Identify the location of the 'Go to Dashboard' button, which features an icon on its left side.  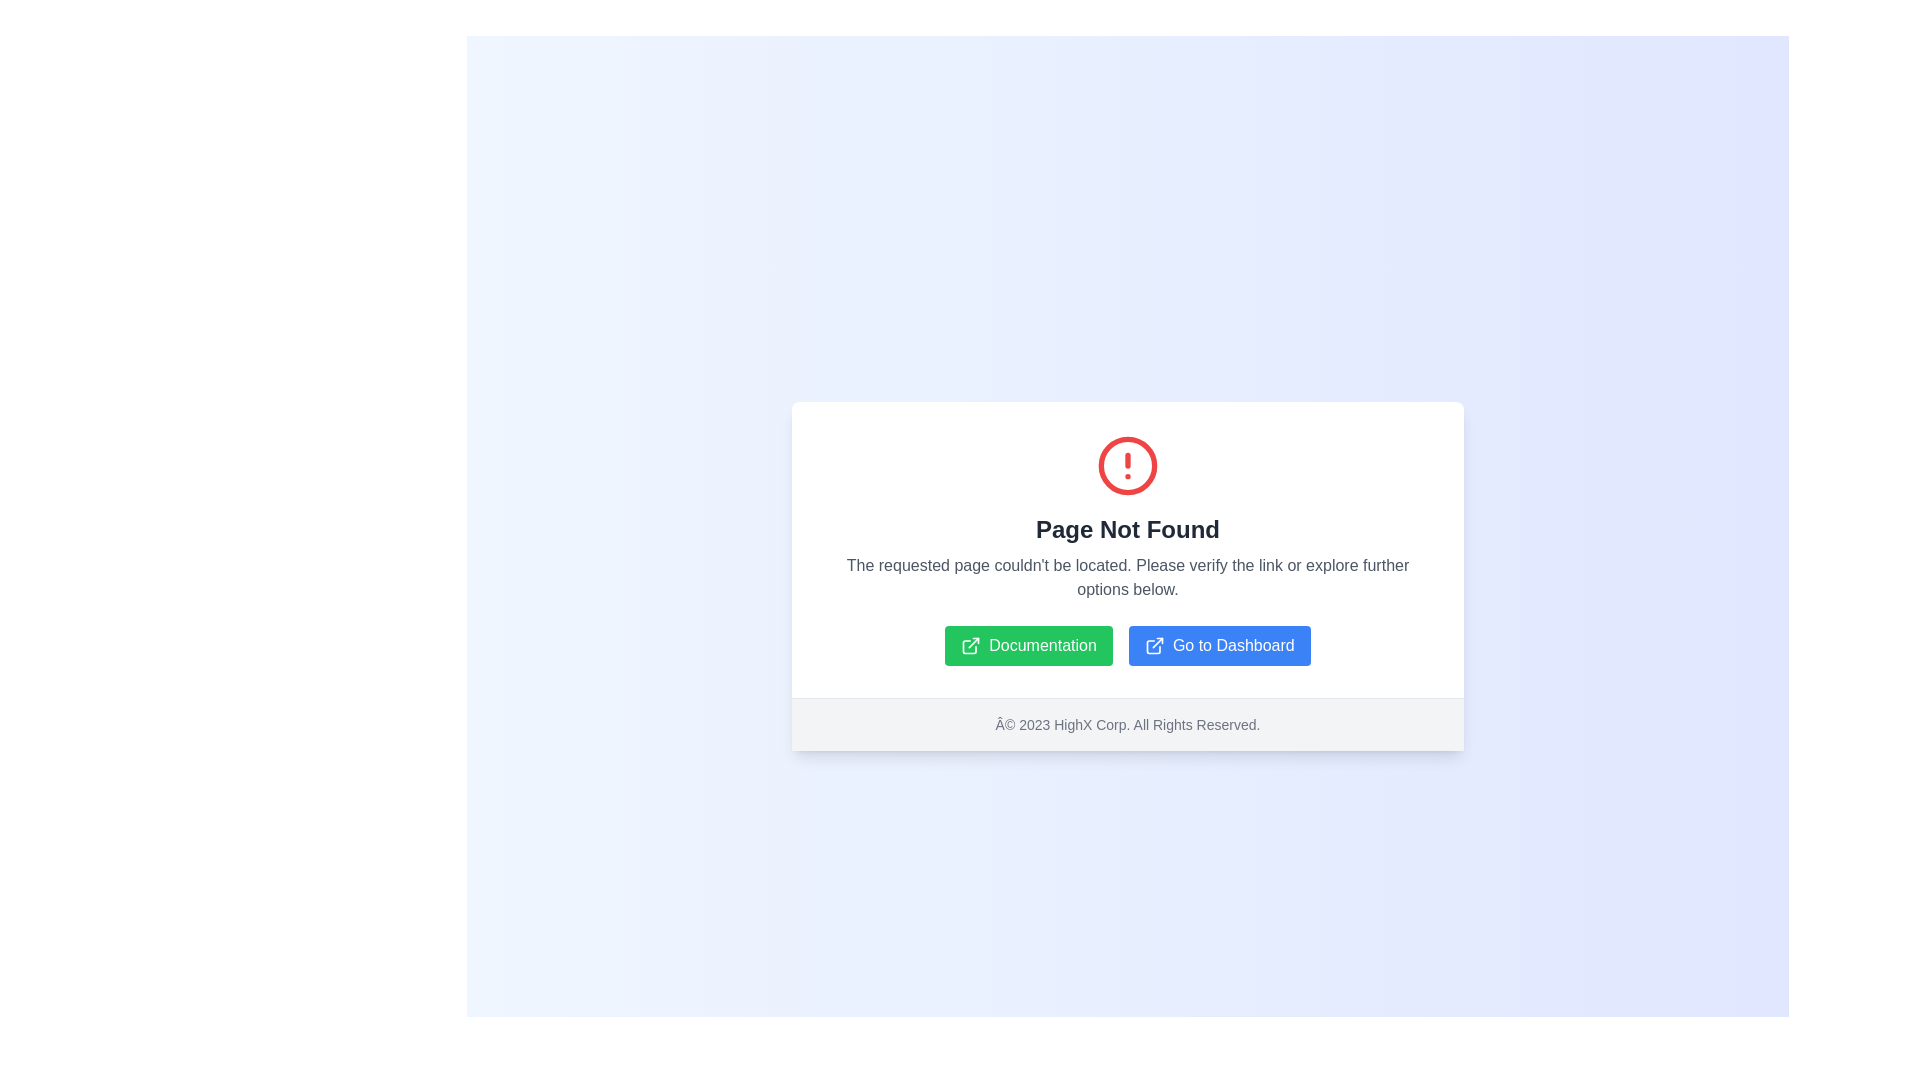
(1154, 645).